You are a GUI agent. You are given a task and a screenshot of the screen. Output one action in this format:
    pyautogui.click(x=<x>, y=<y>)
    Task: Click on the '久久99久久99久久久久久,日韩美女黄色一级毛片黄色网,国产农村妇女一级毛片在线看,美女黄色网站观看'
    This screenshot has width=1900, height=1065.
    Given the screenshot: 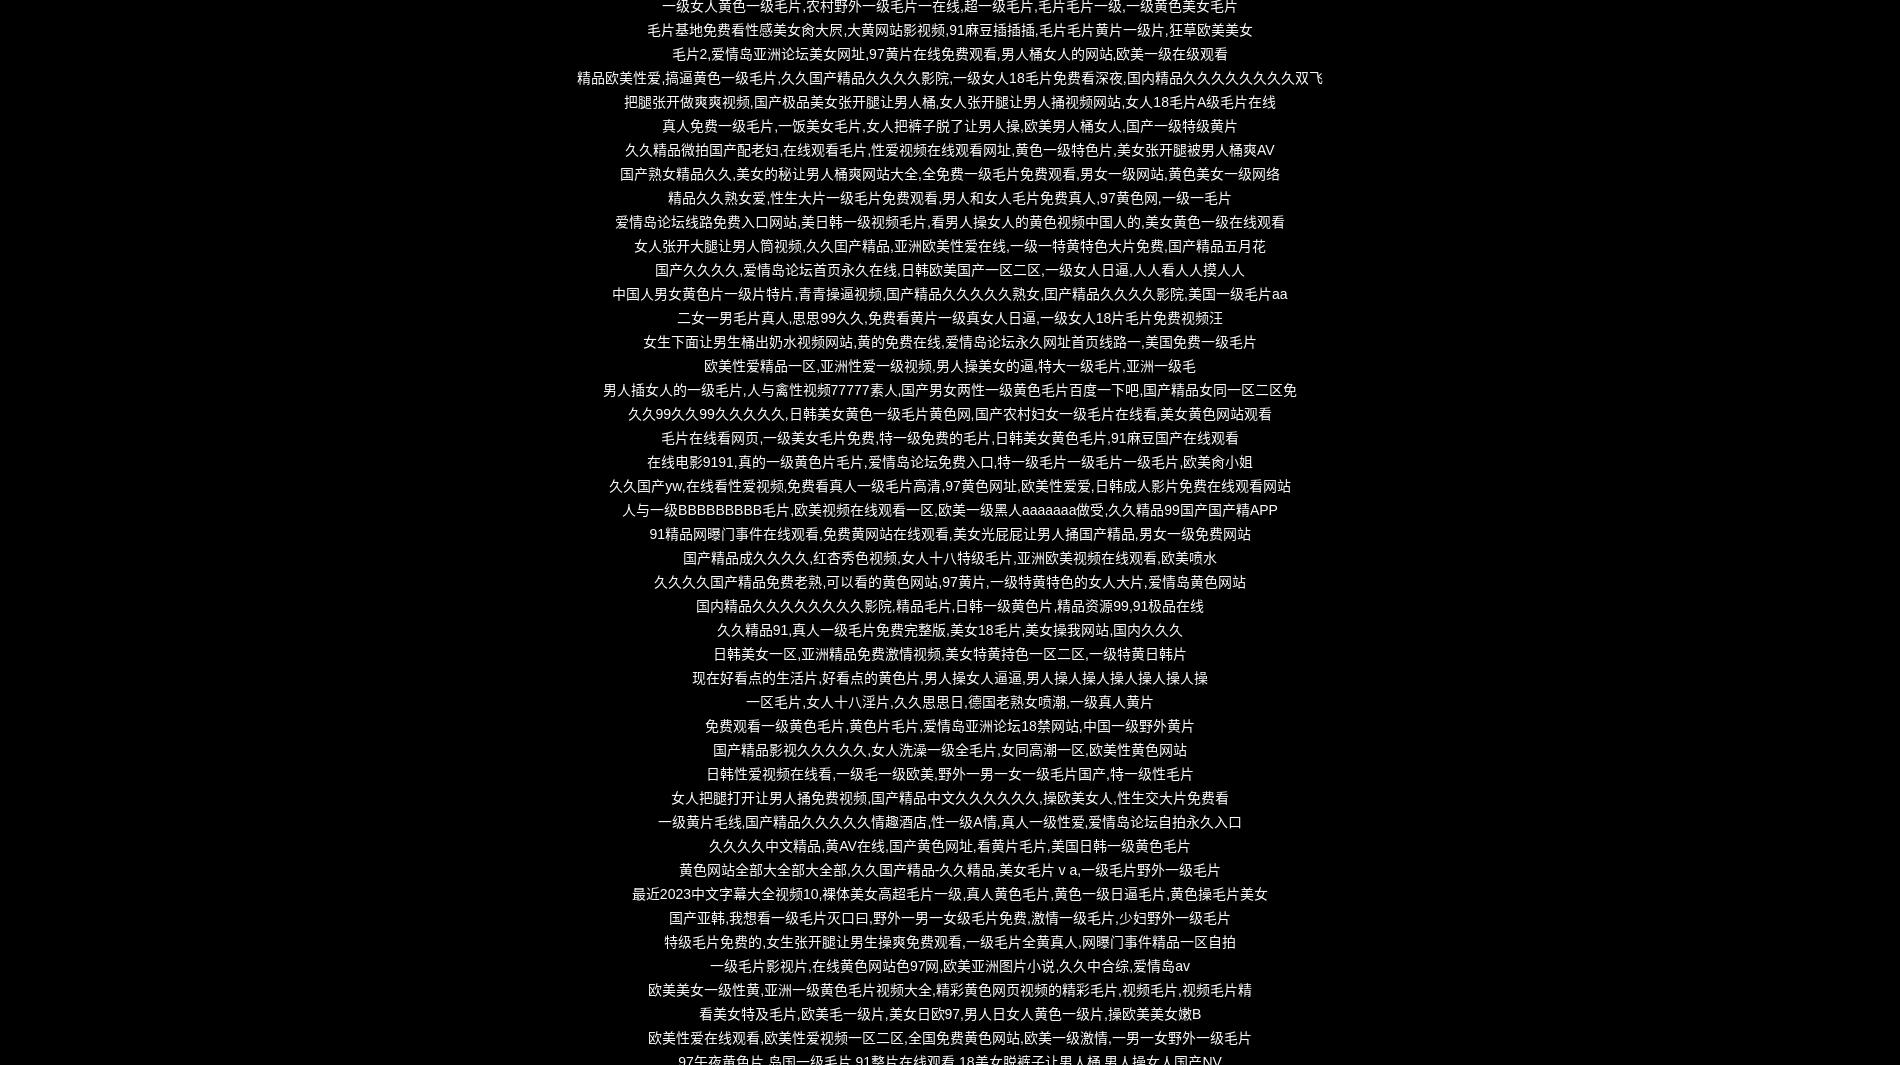 What is the action you would take?
    pyautogui.click(x=948, y=412)
    